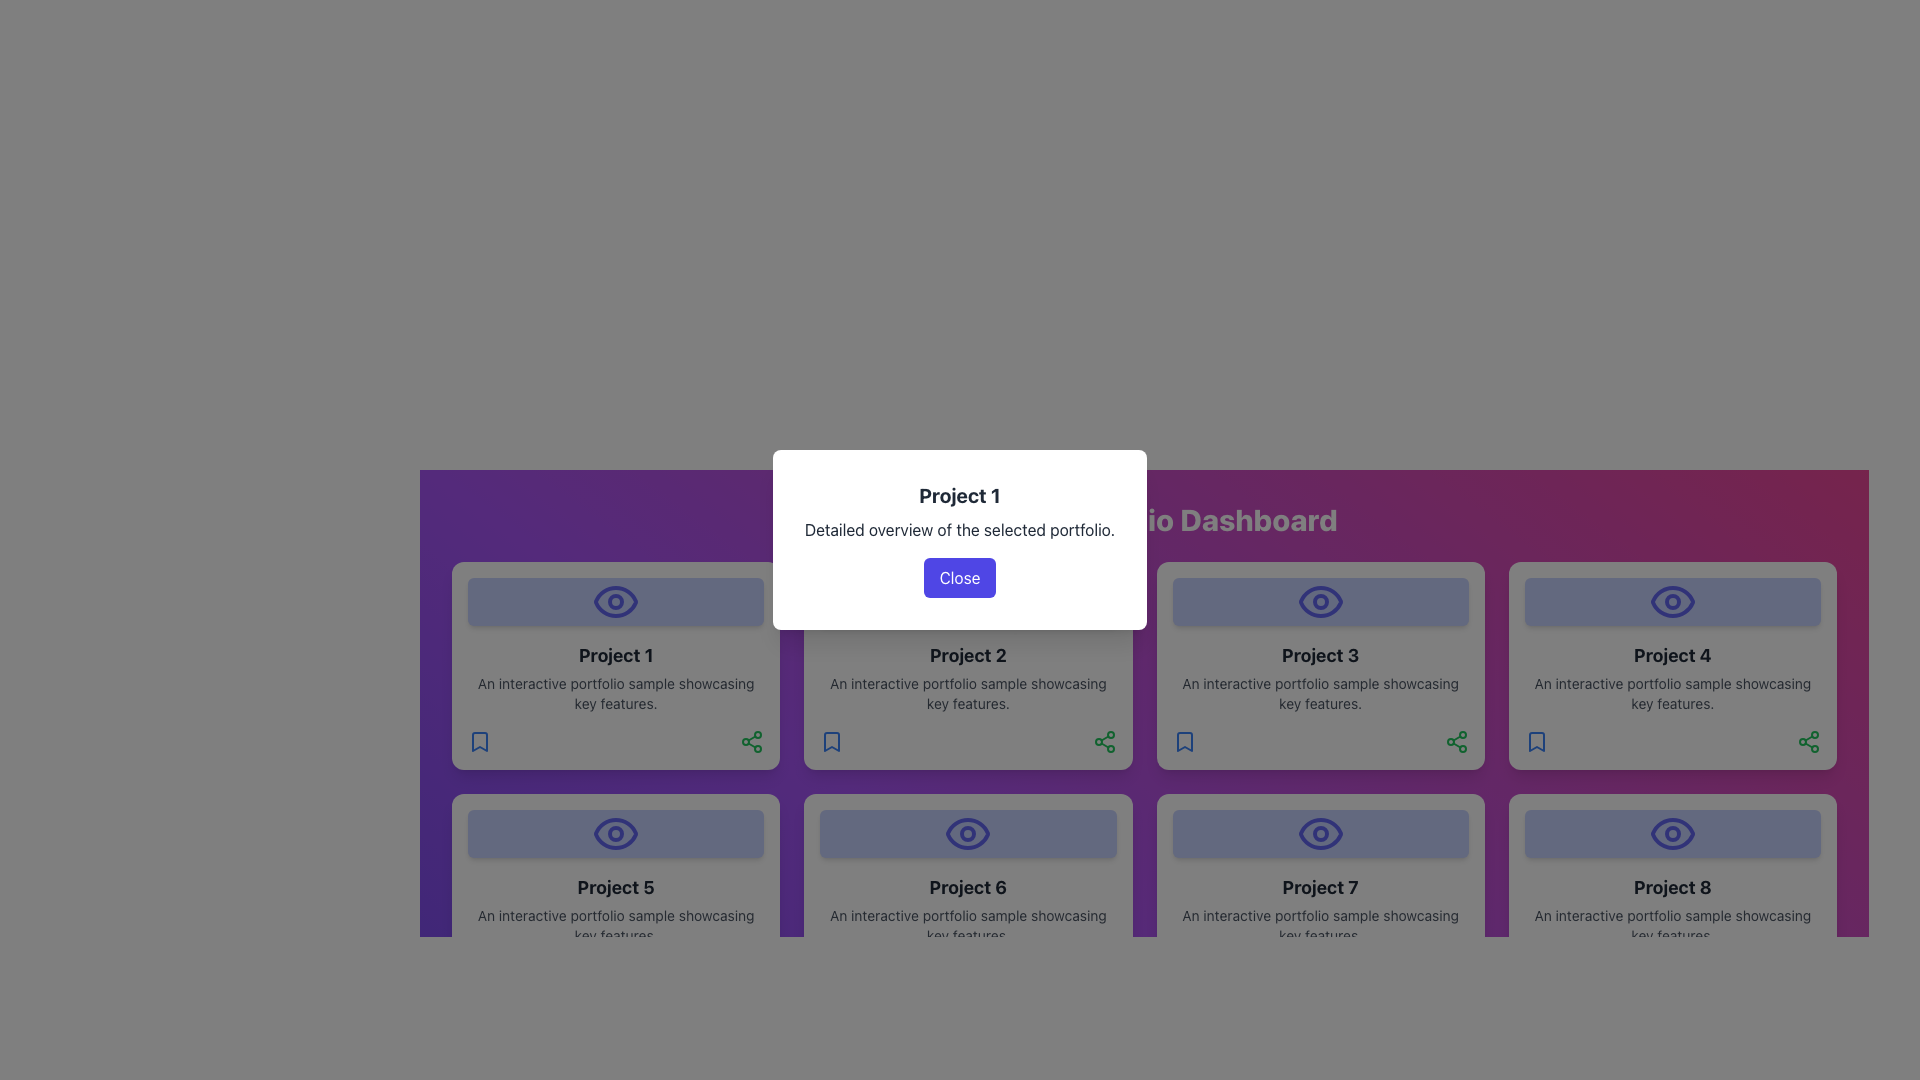  What do you see at coordinates (480, 741) in the screenshot?
I see `the blue bookmark icon located in the bottom-left corner of the 'Project 1' card` at bounding box center [480, 741].